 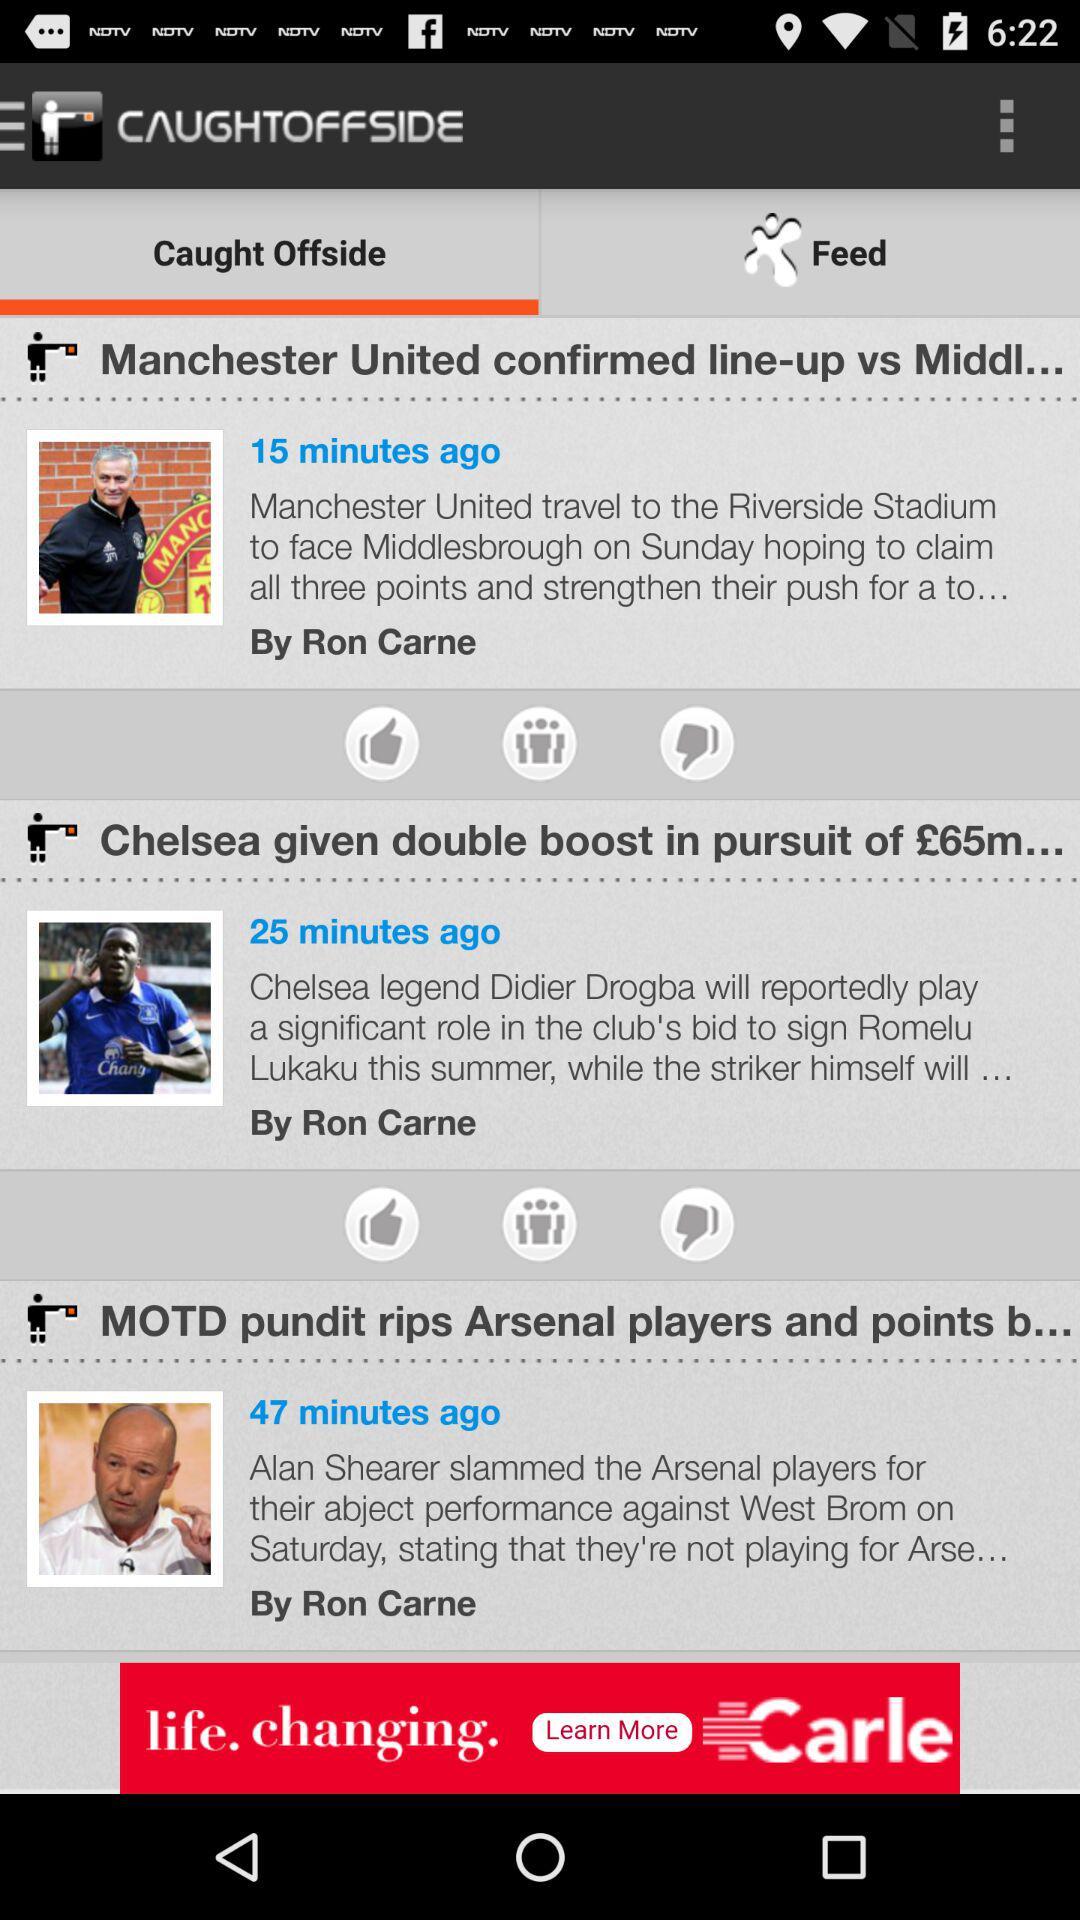 What do you see at coordinates (382, 742) in the screenshot?
I see `like the post` at bounding box center [382, 742].